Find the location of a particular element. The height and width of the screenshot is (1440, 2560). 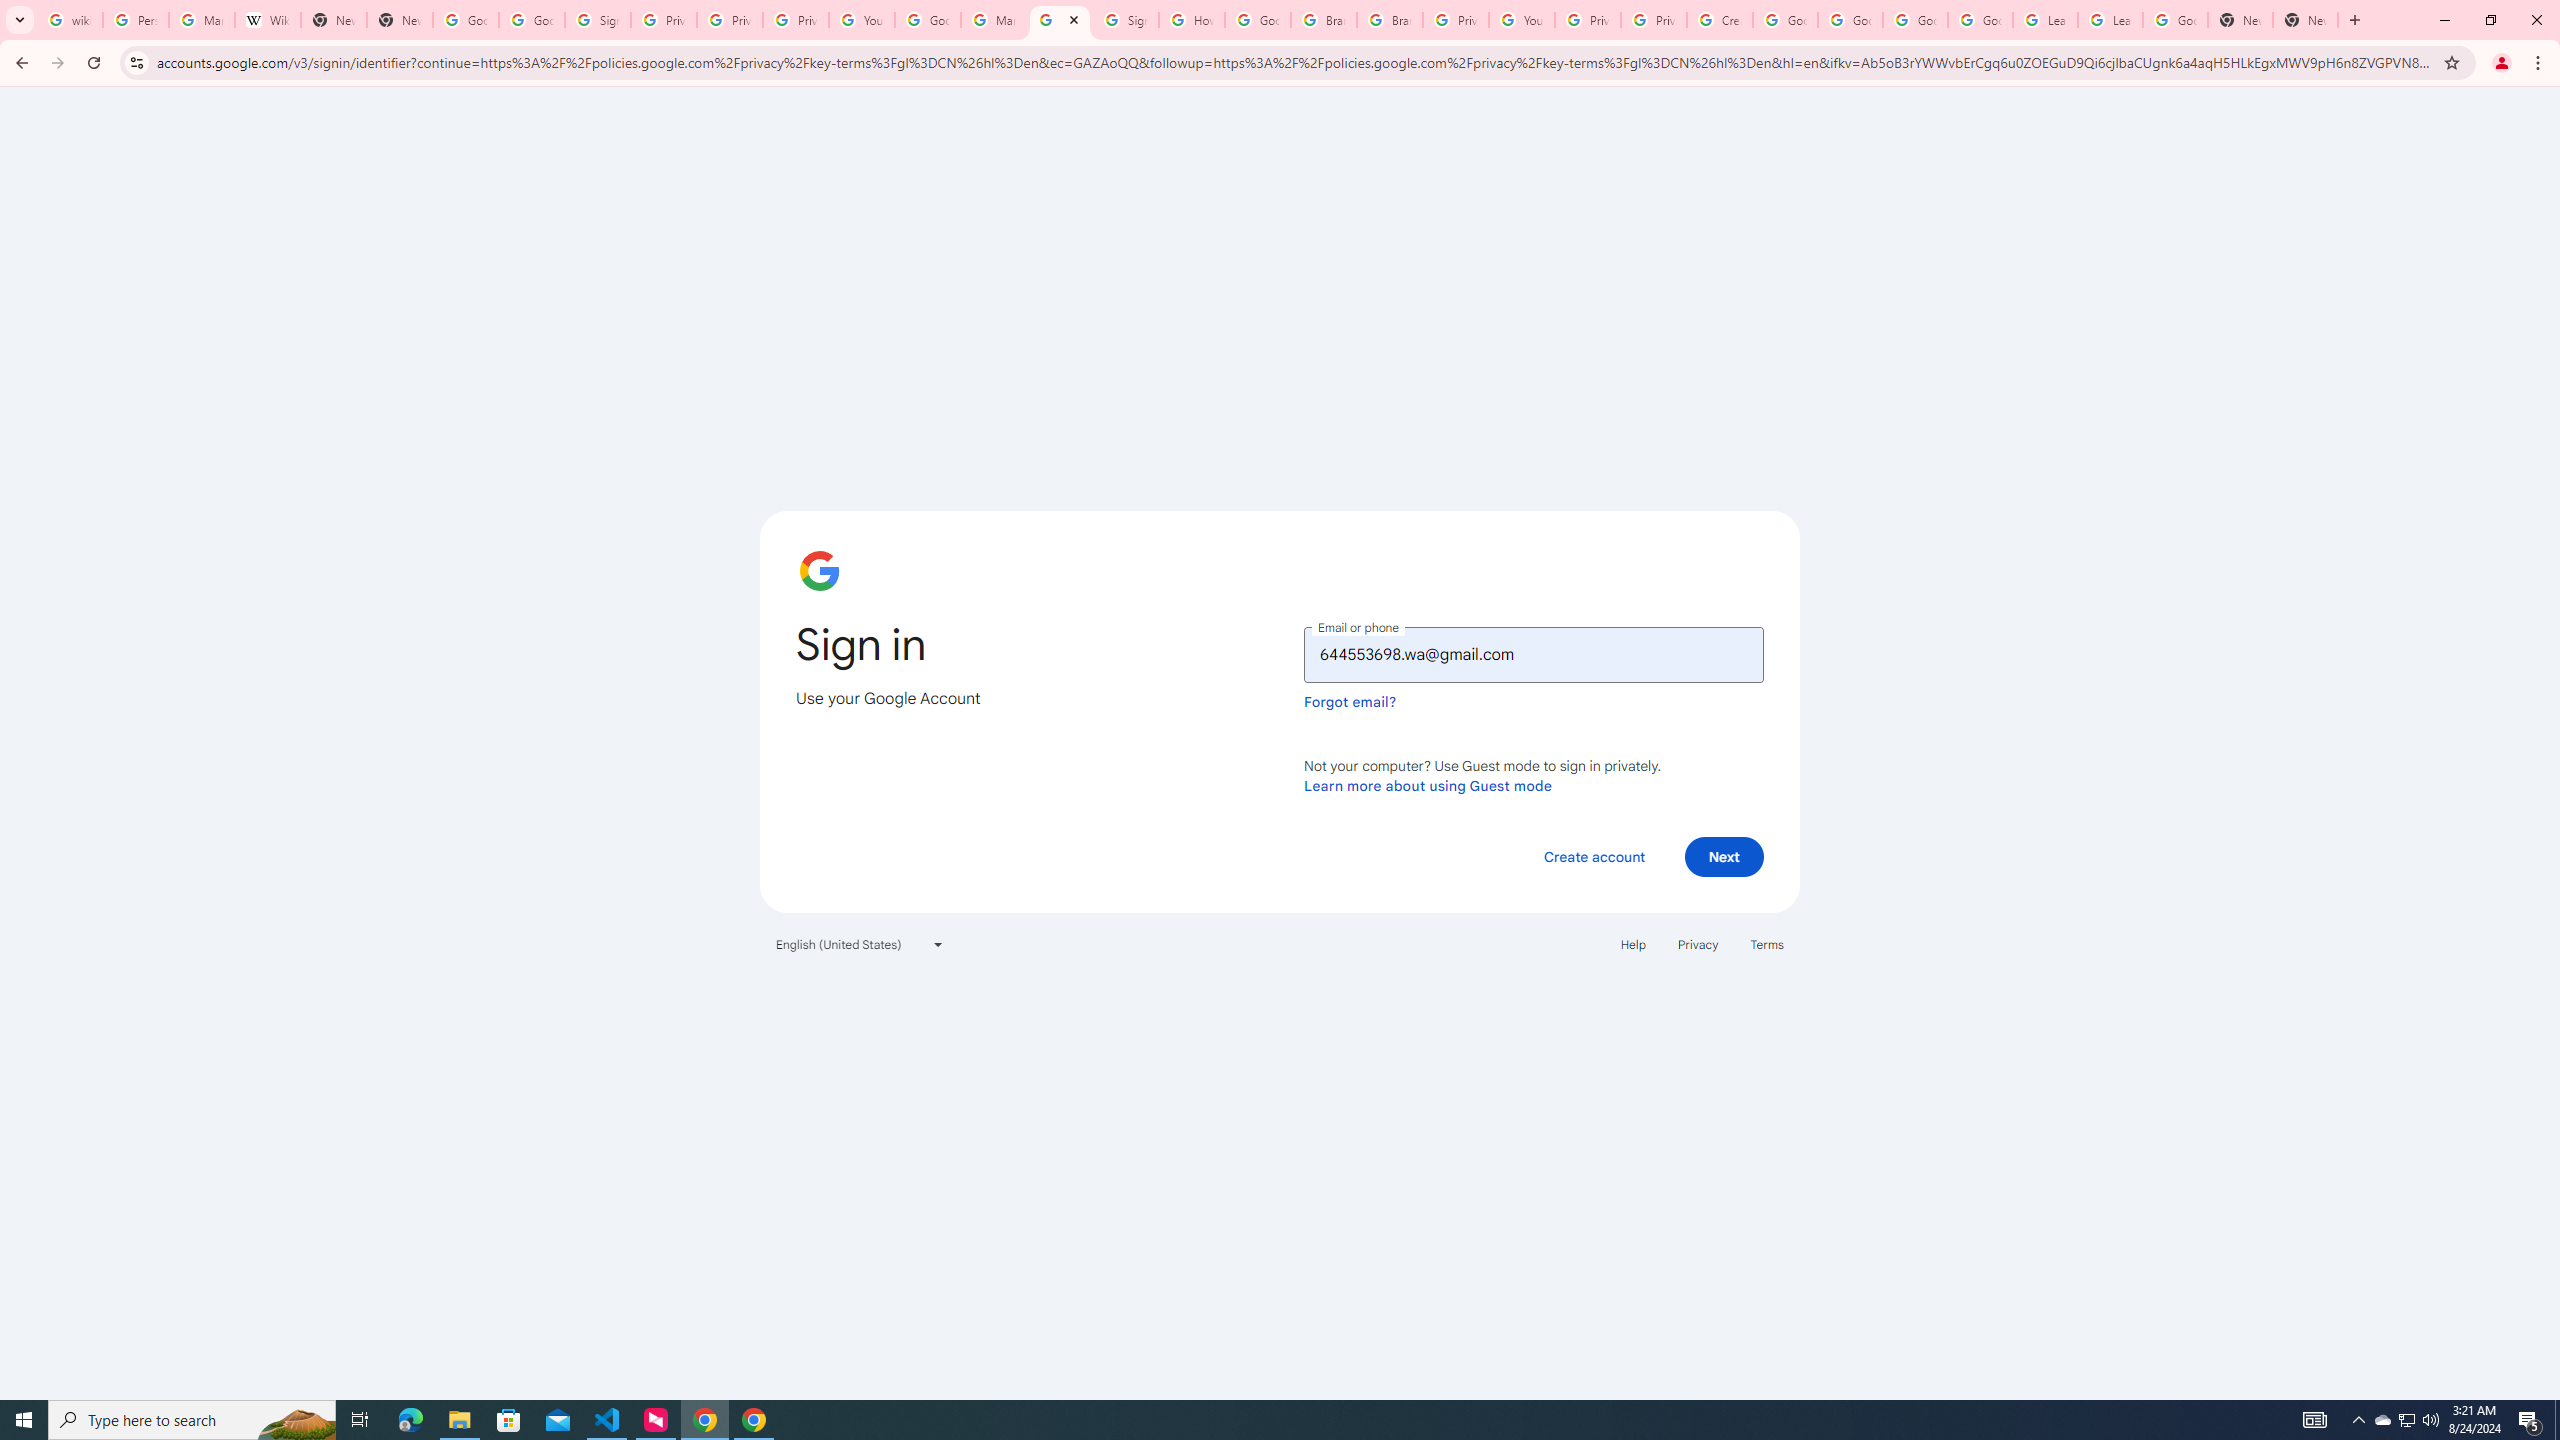

'Create account' is located at coordinates (1593, 855).